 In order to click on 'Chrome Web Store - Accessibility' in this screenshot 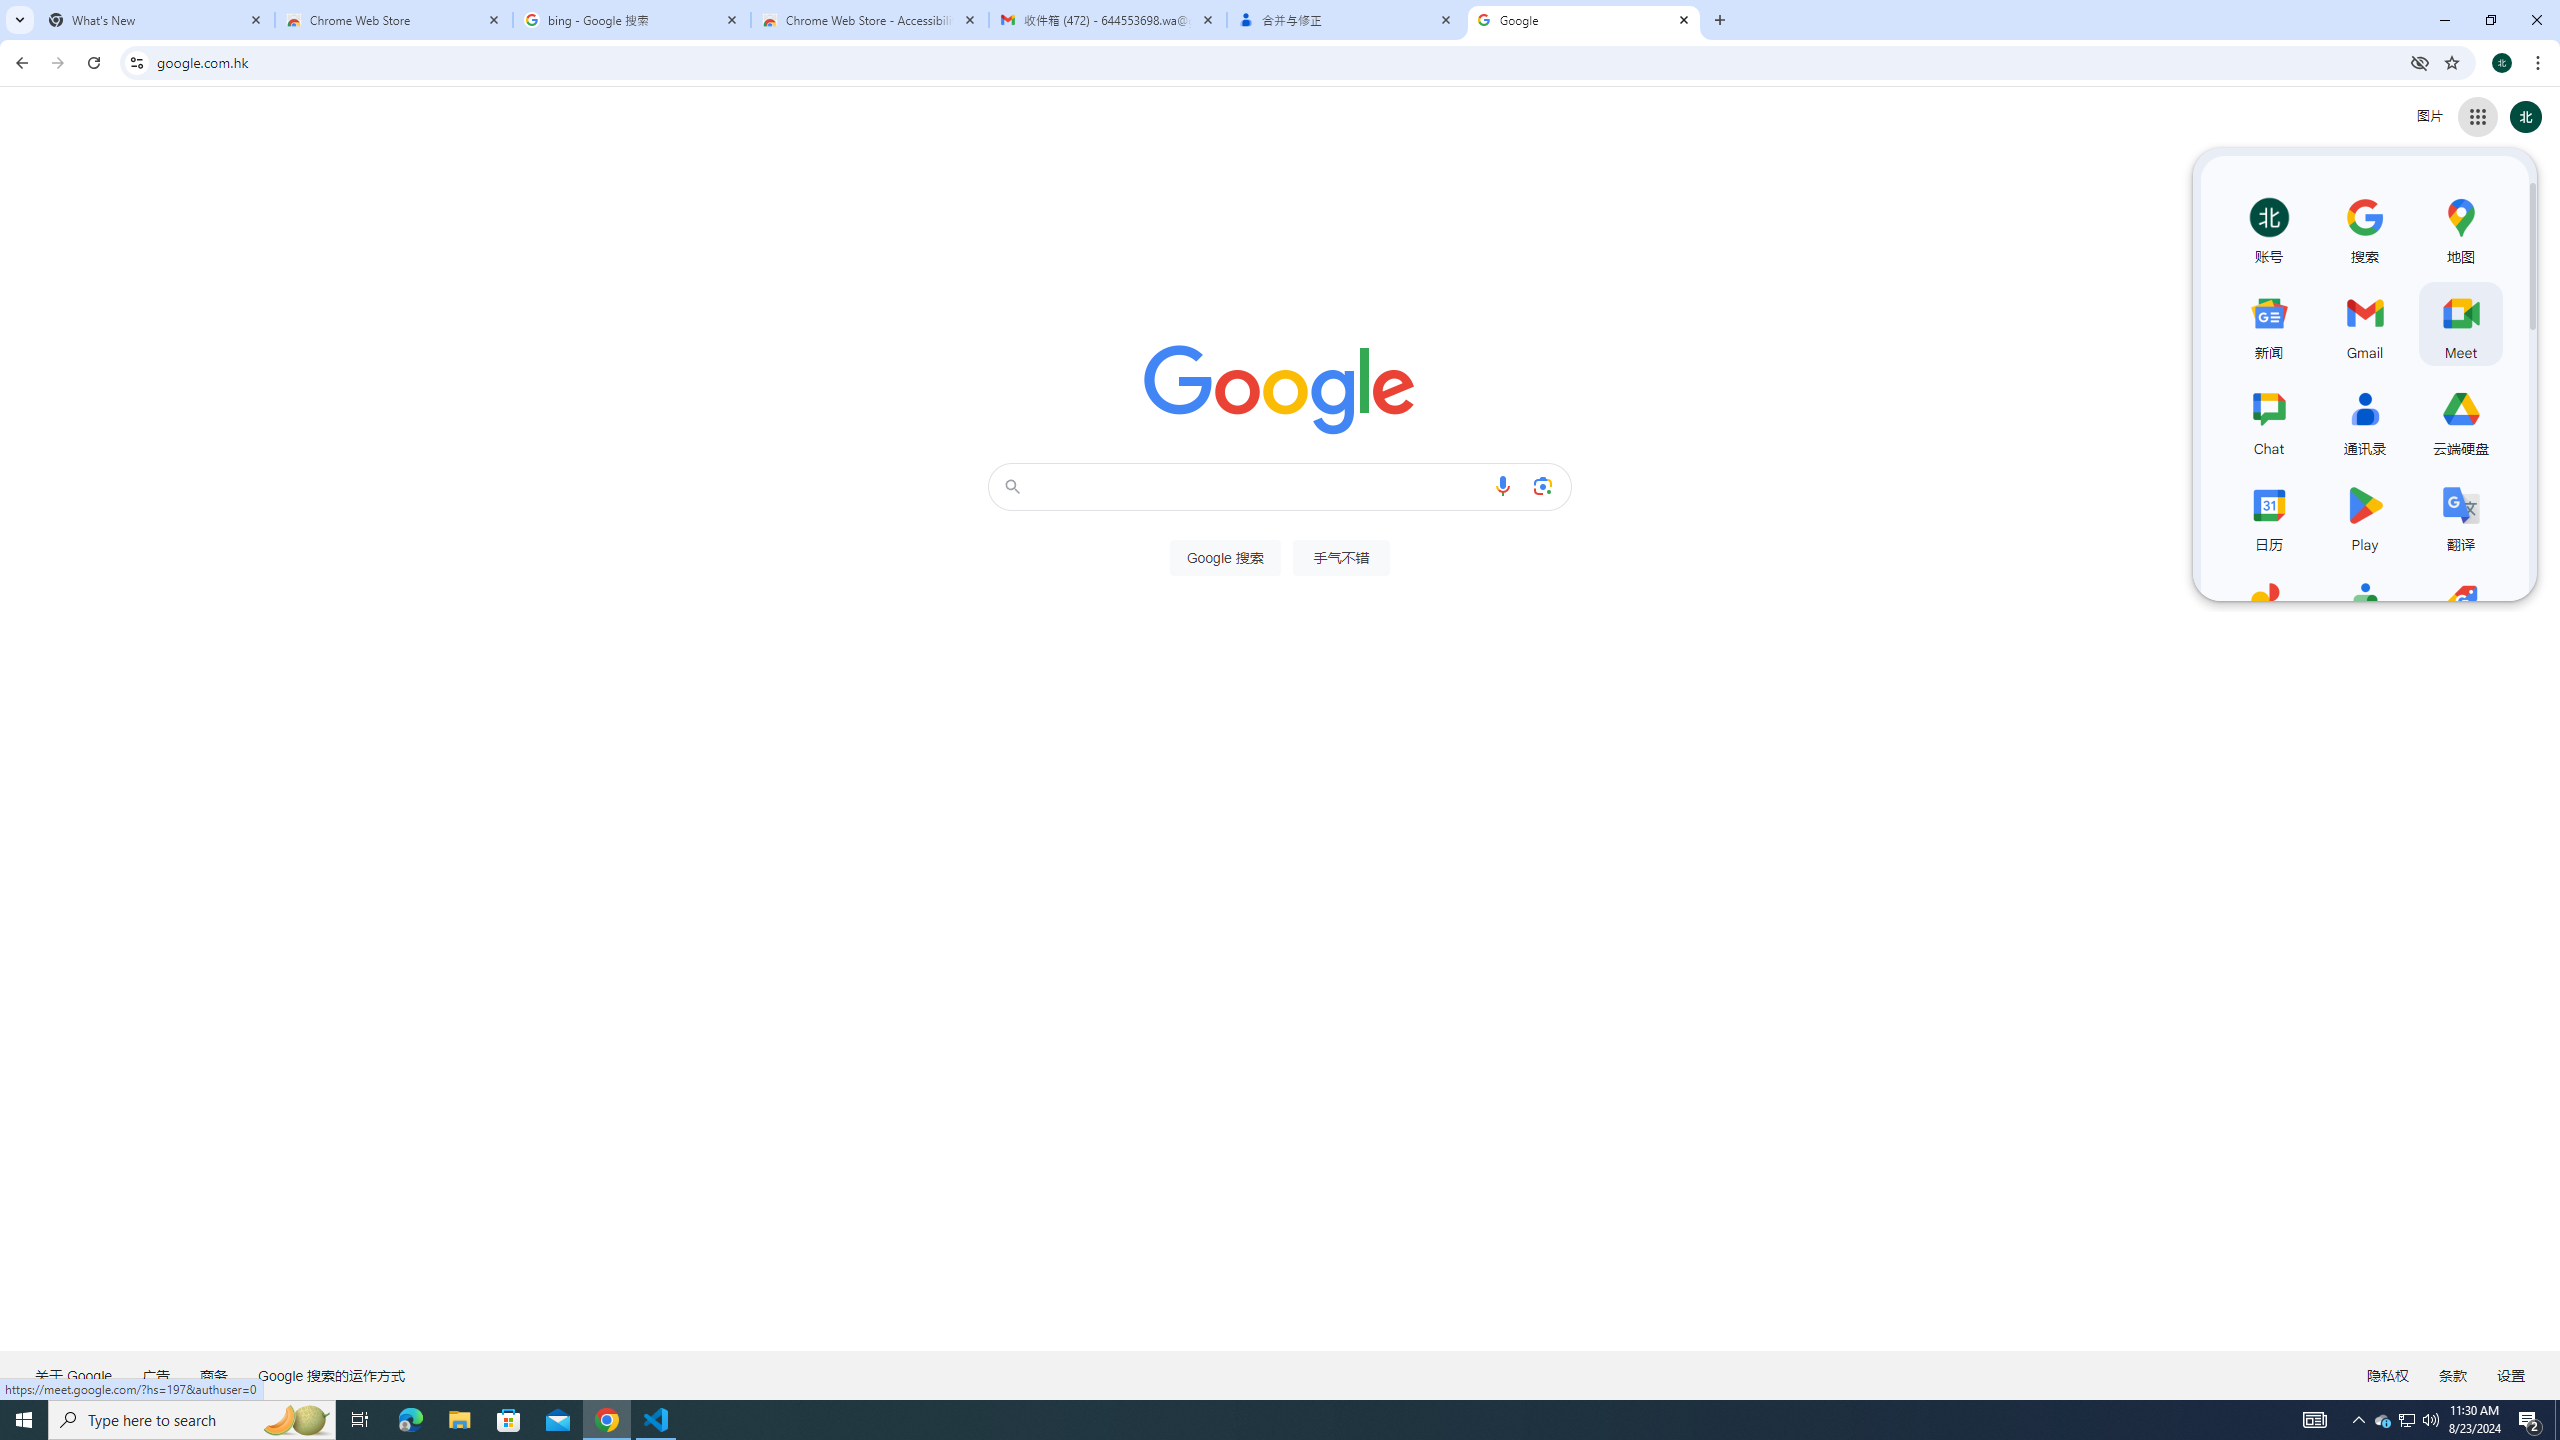, I will do `click(869, 19)`.